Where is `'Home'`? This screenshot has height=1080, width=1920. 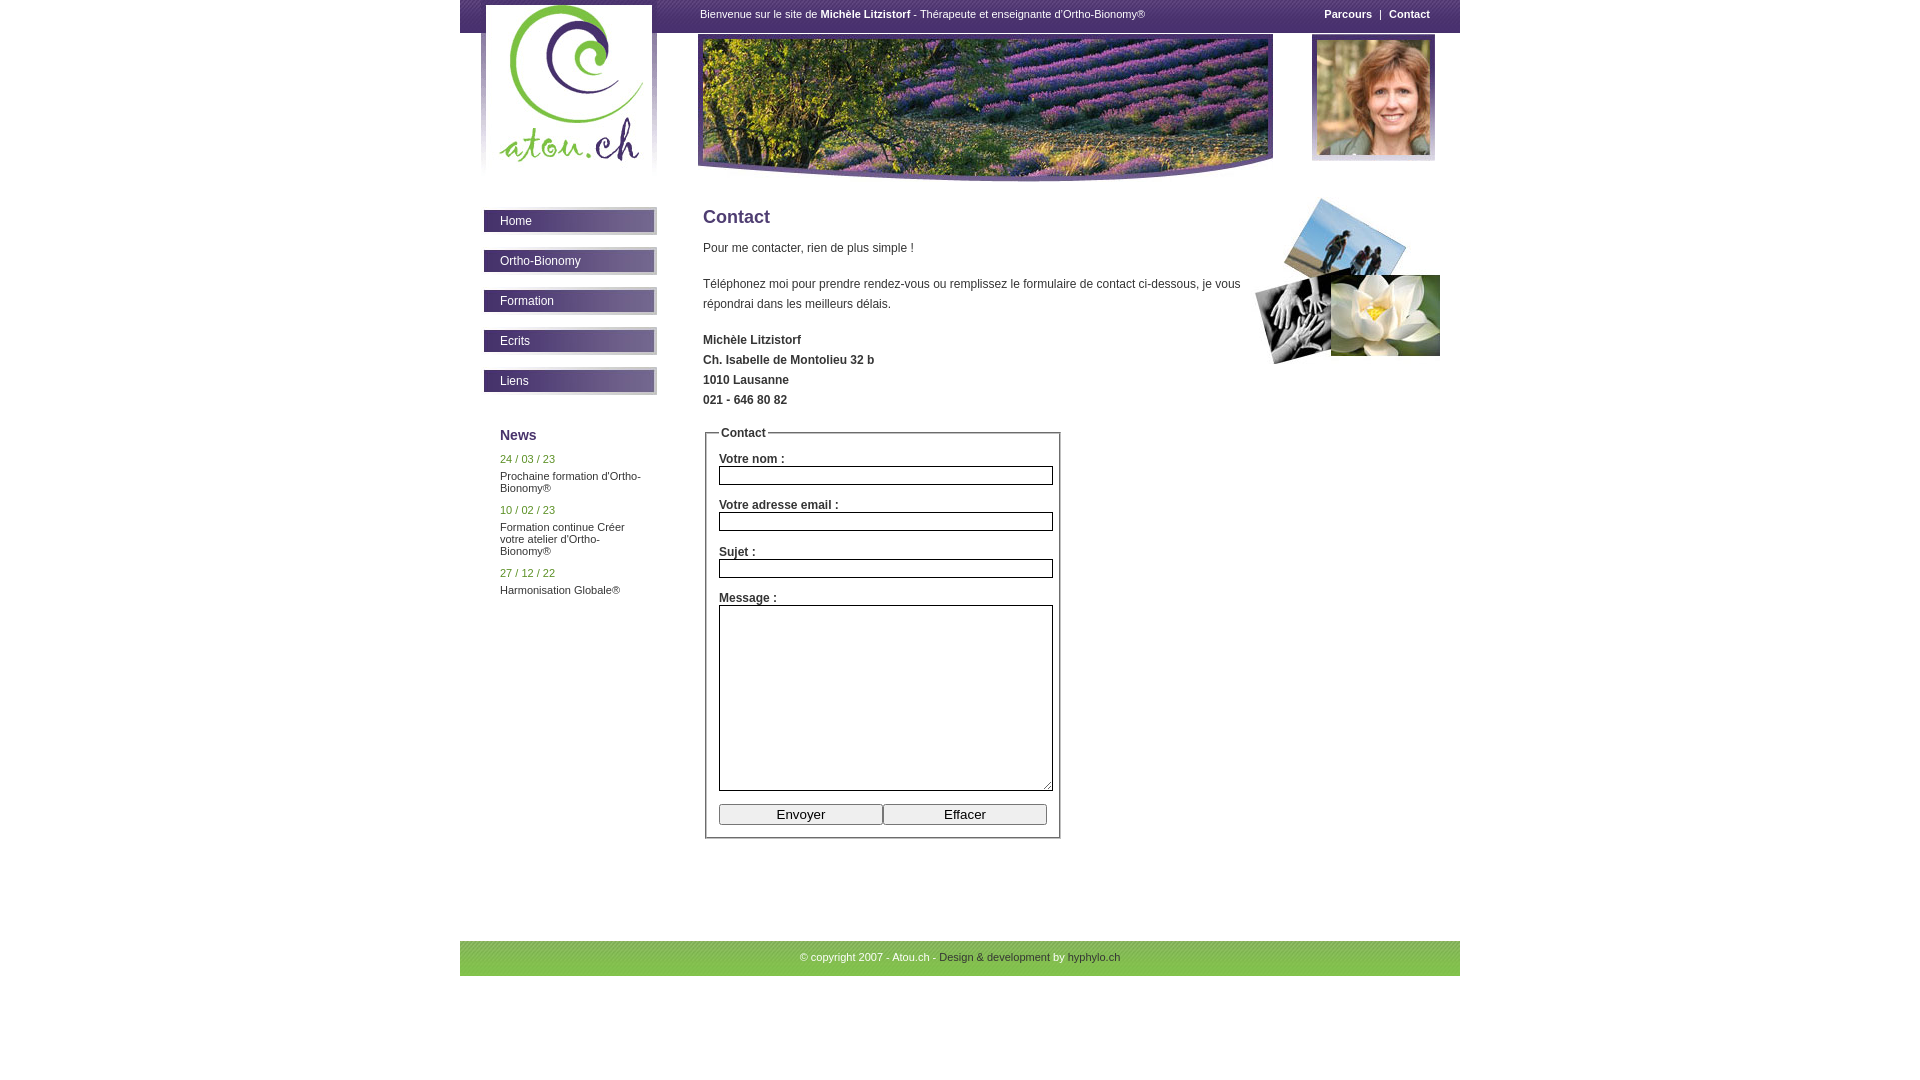 'Home' is located at coordinates (480, 220).